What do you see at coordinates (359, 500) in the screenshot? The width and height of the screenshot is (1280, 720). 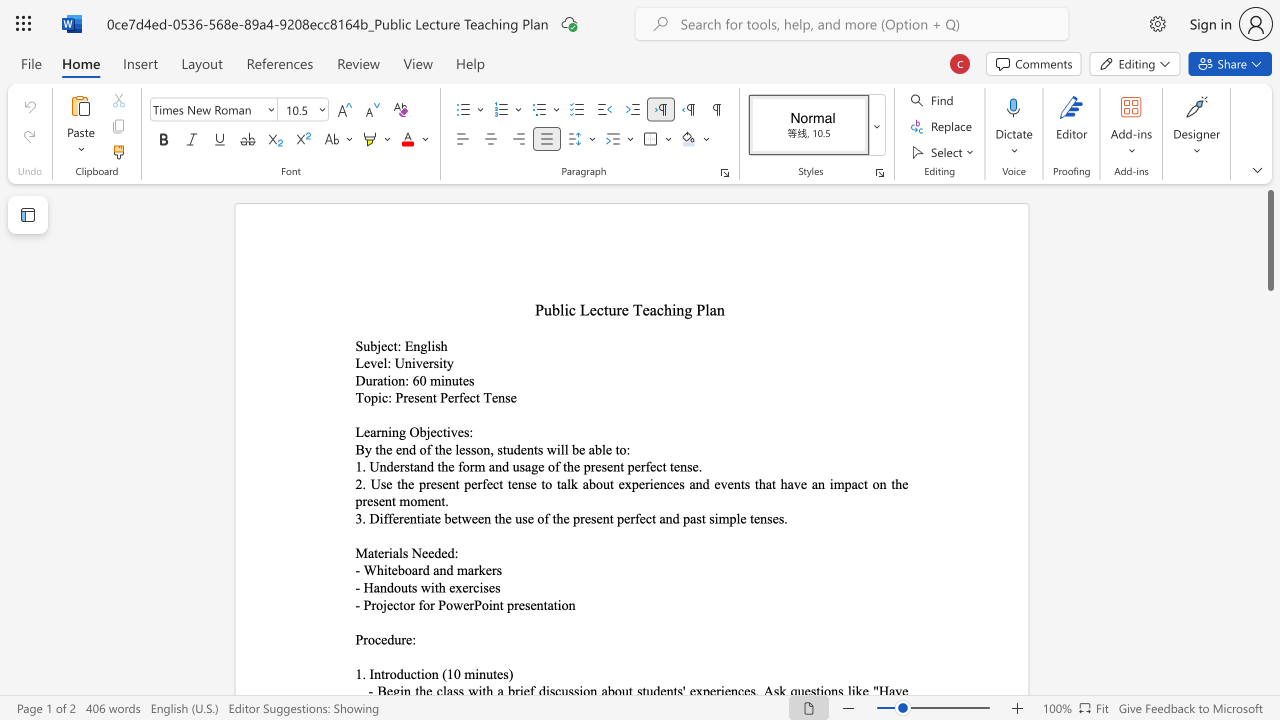 I see `the 5th character "p" in the text` at bounding box center [359, 500].